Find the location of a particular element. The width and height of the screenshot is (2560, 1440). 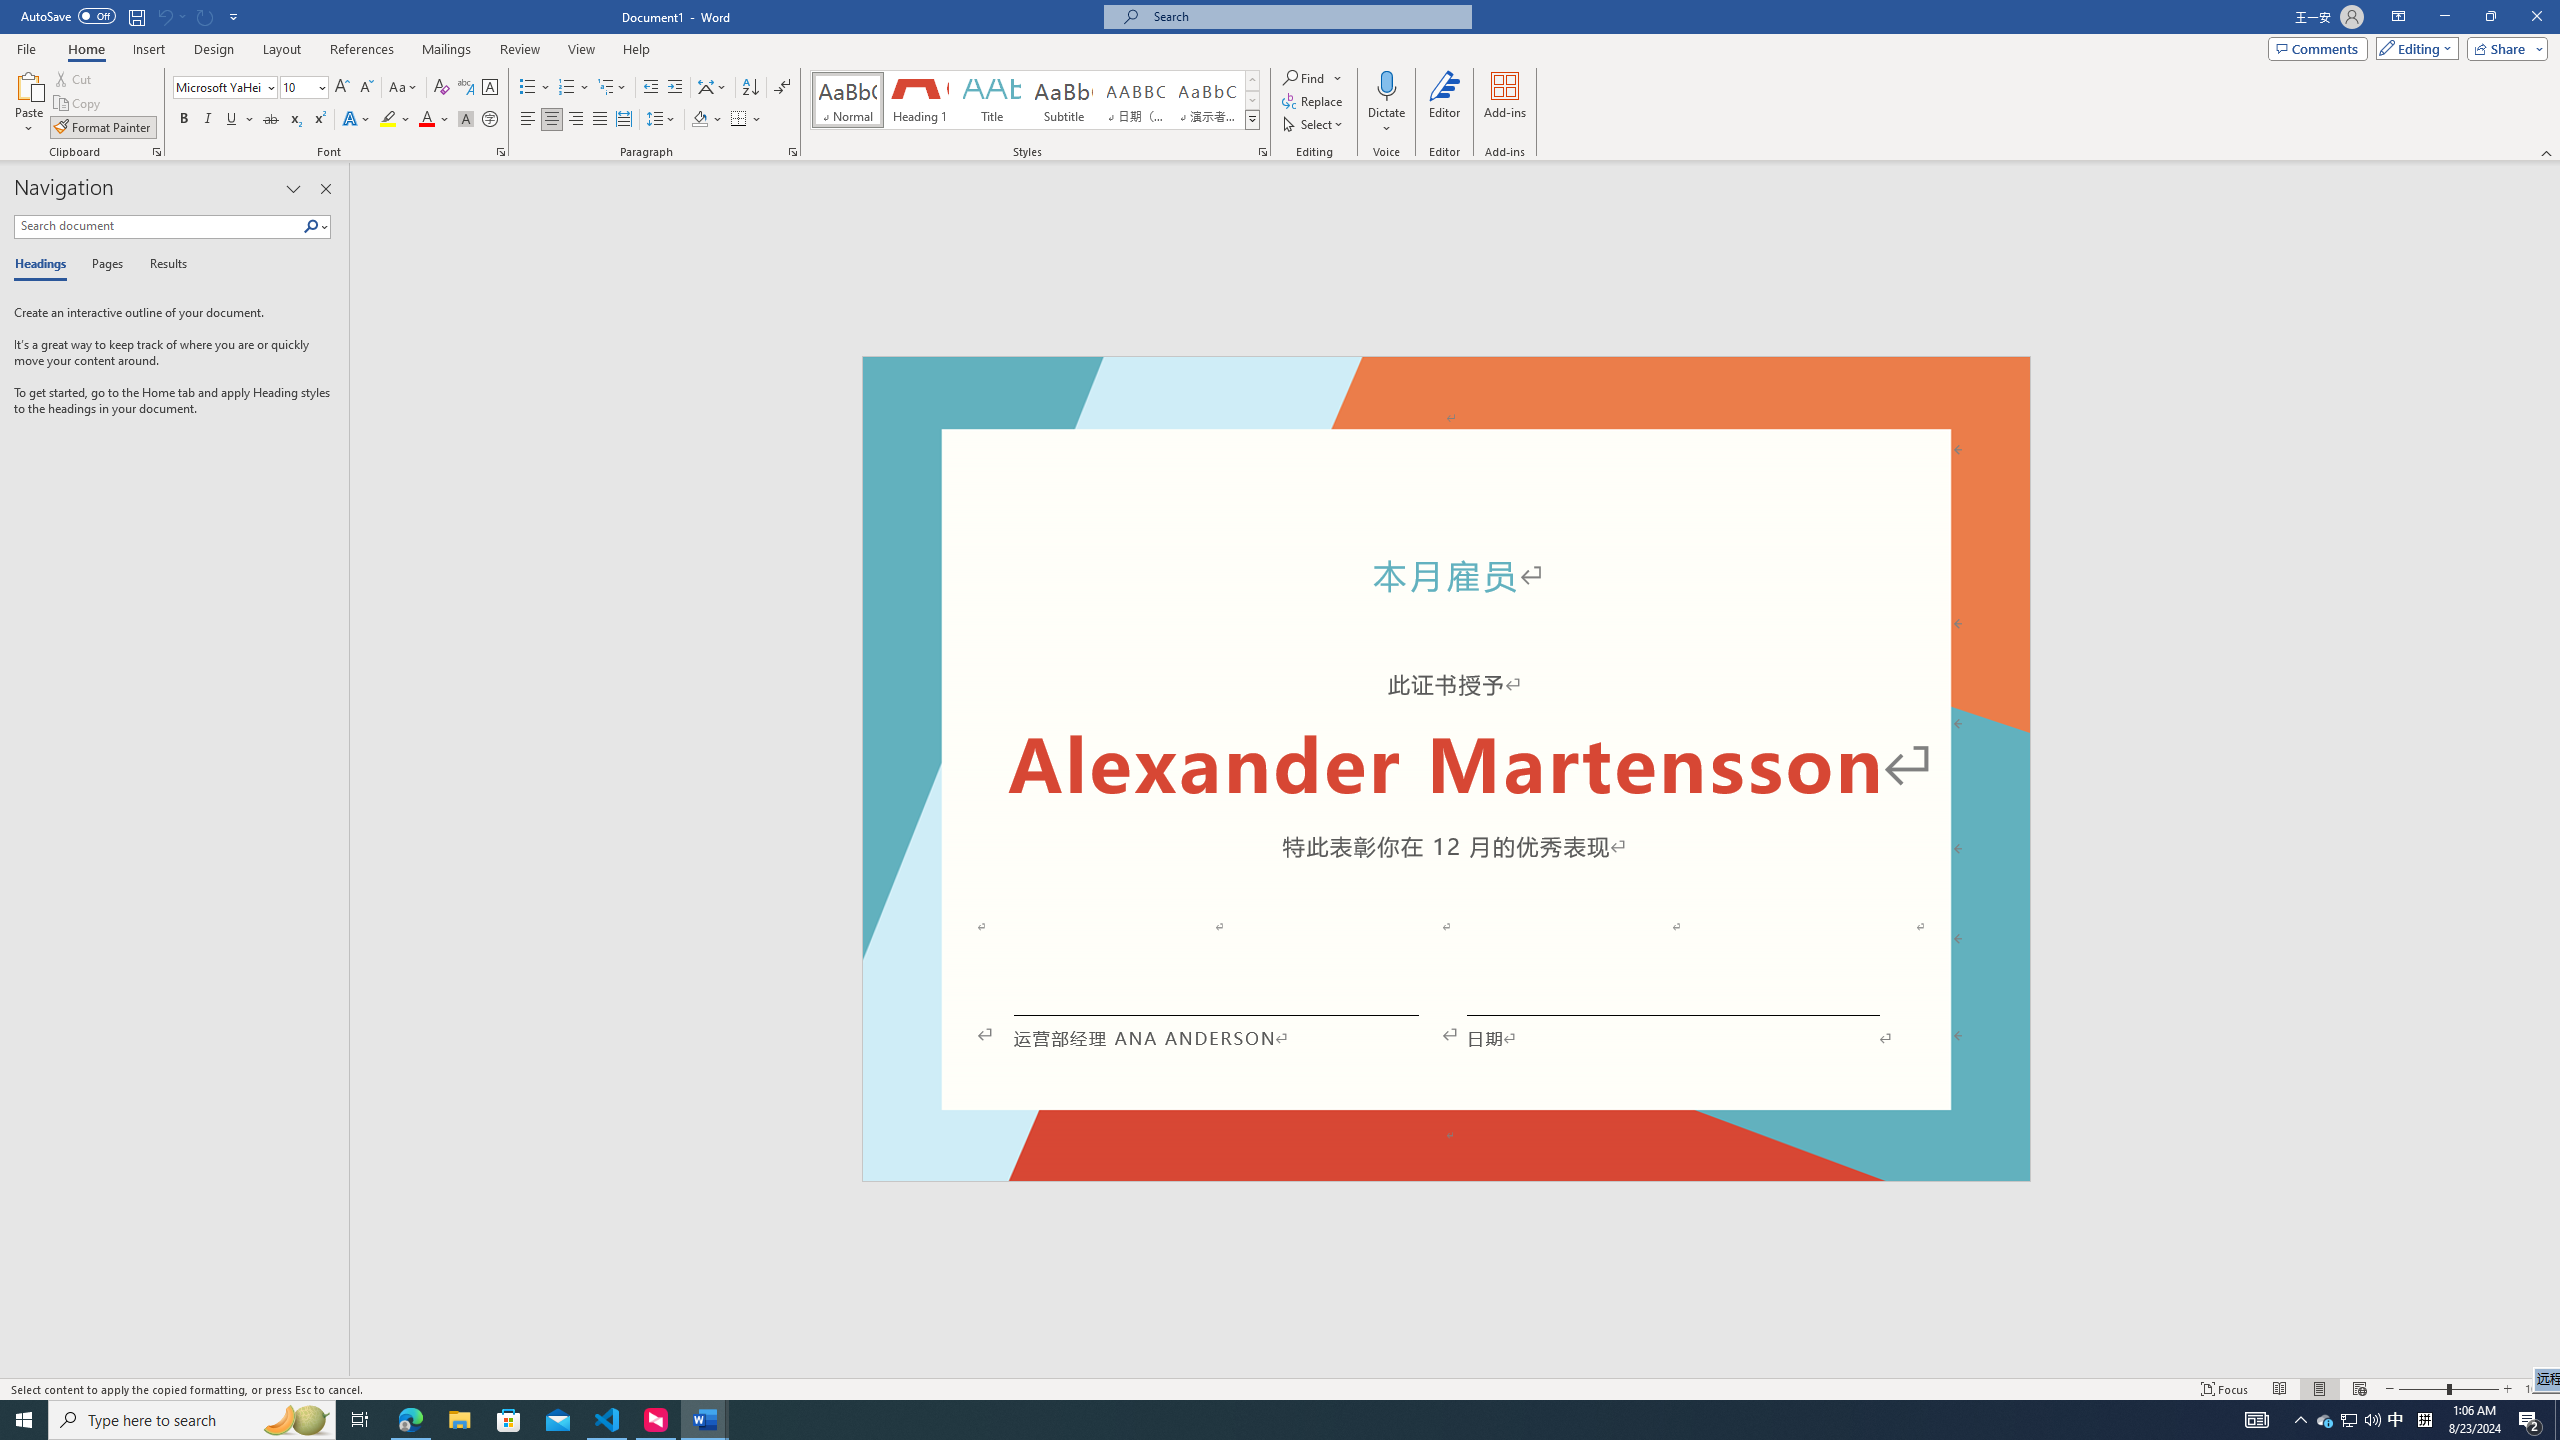

'Phonetic Guide...' is located at coordinates (464, 87).